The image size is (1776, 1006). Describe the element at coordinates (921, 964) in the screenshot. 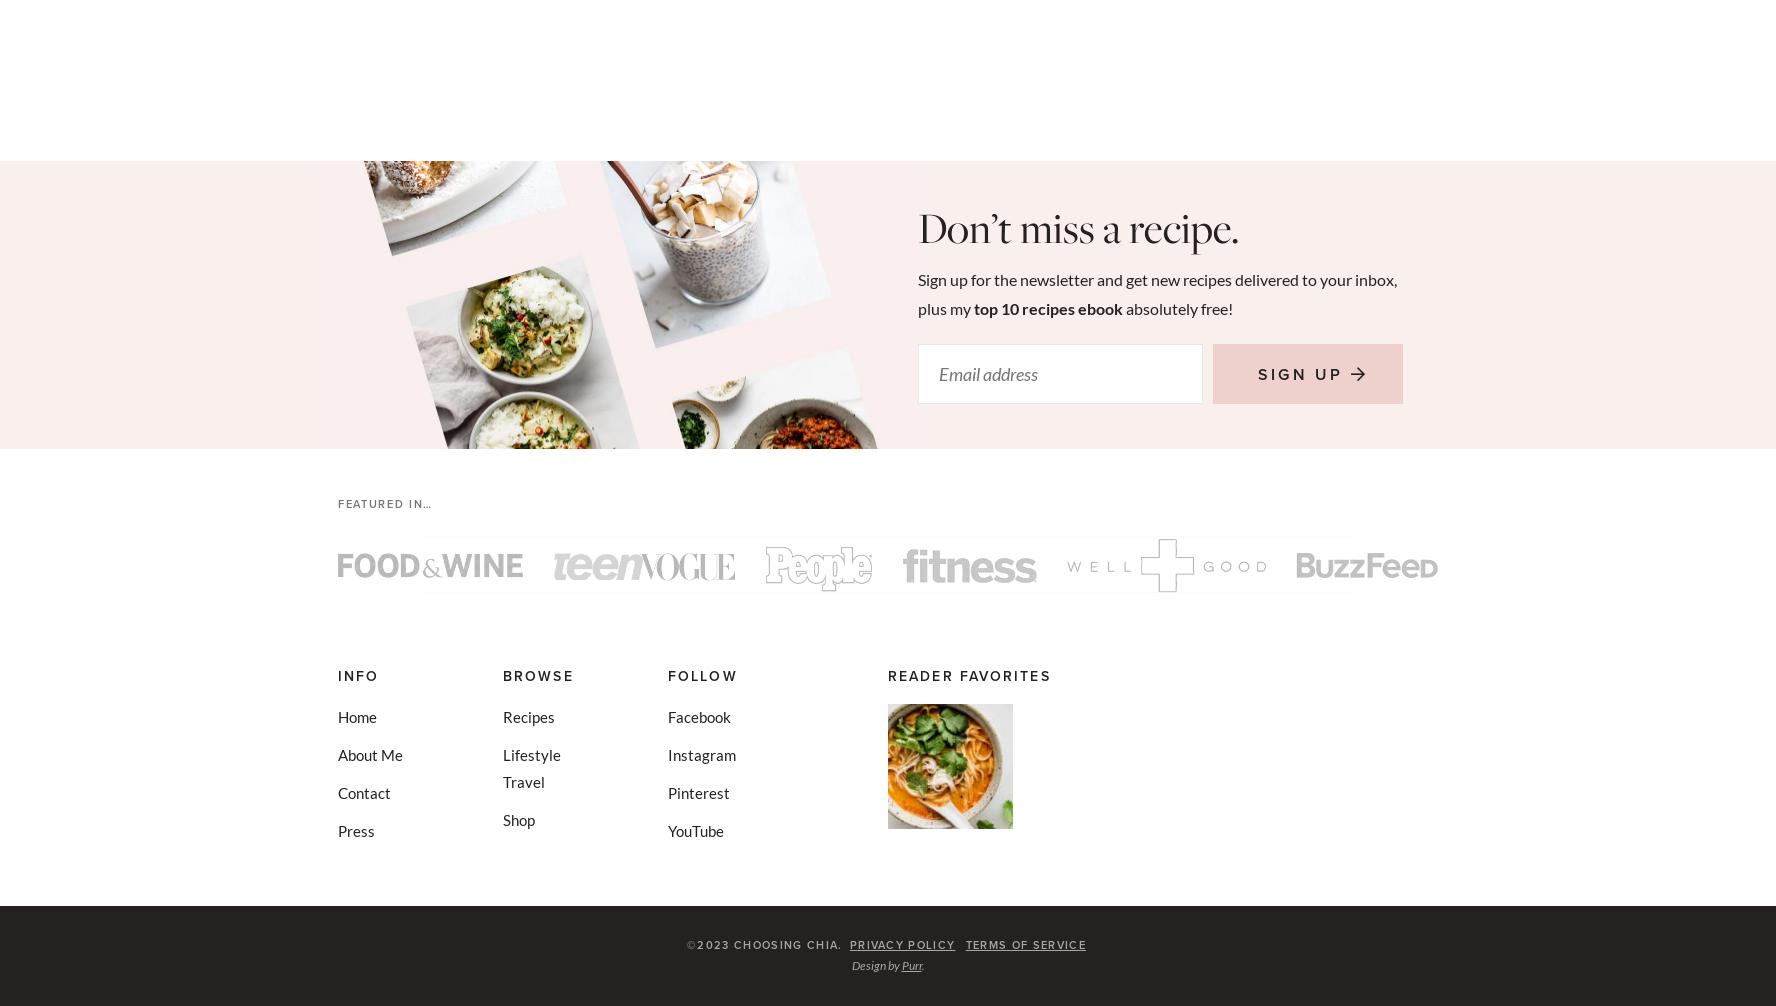

I see `'.'` at that location.